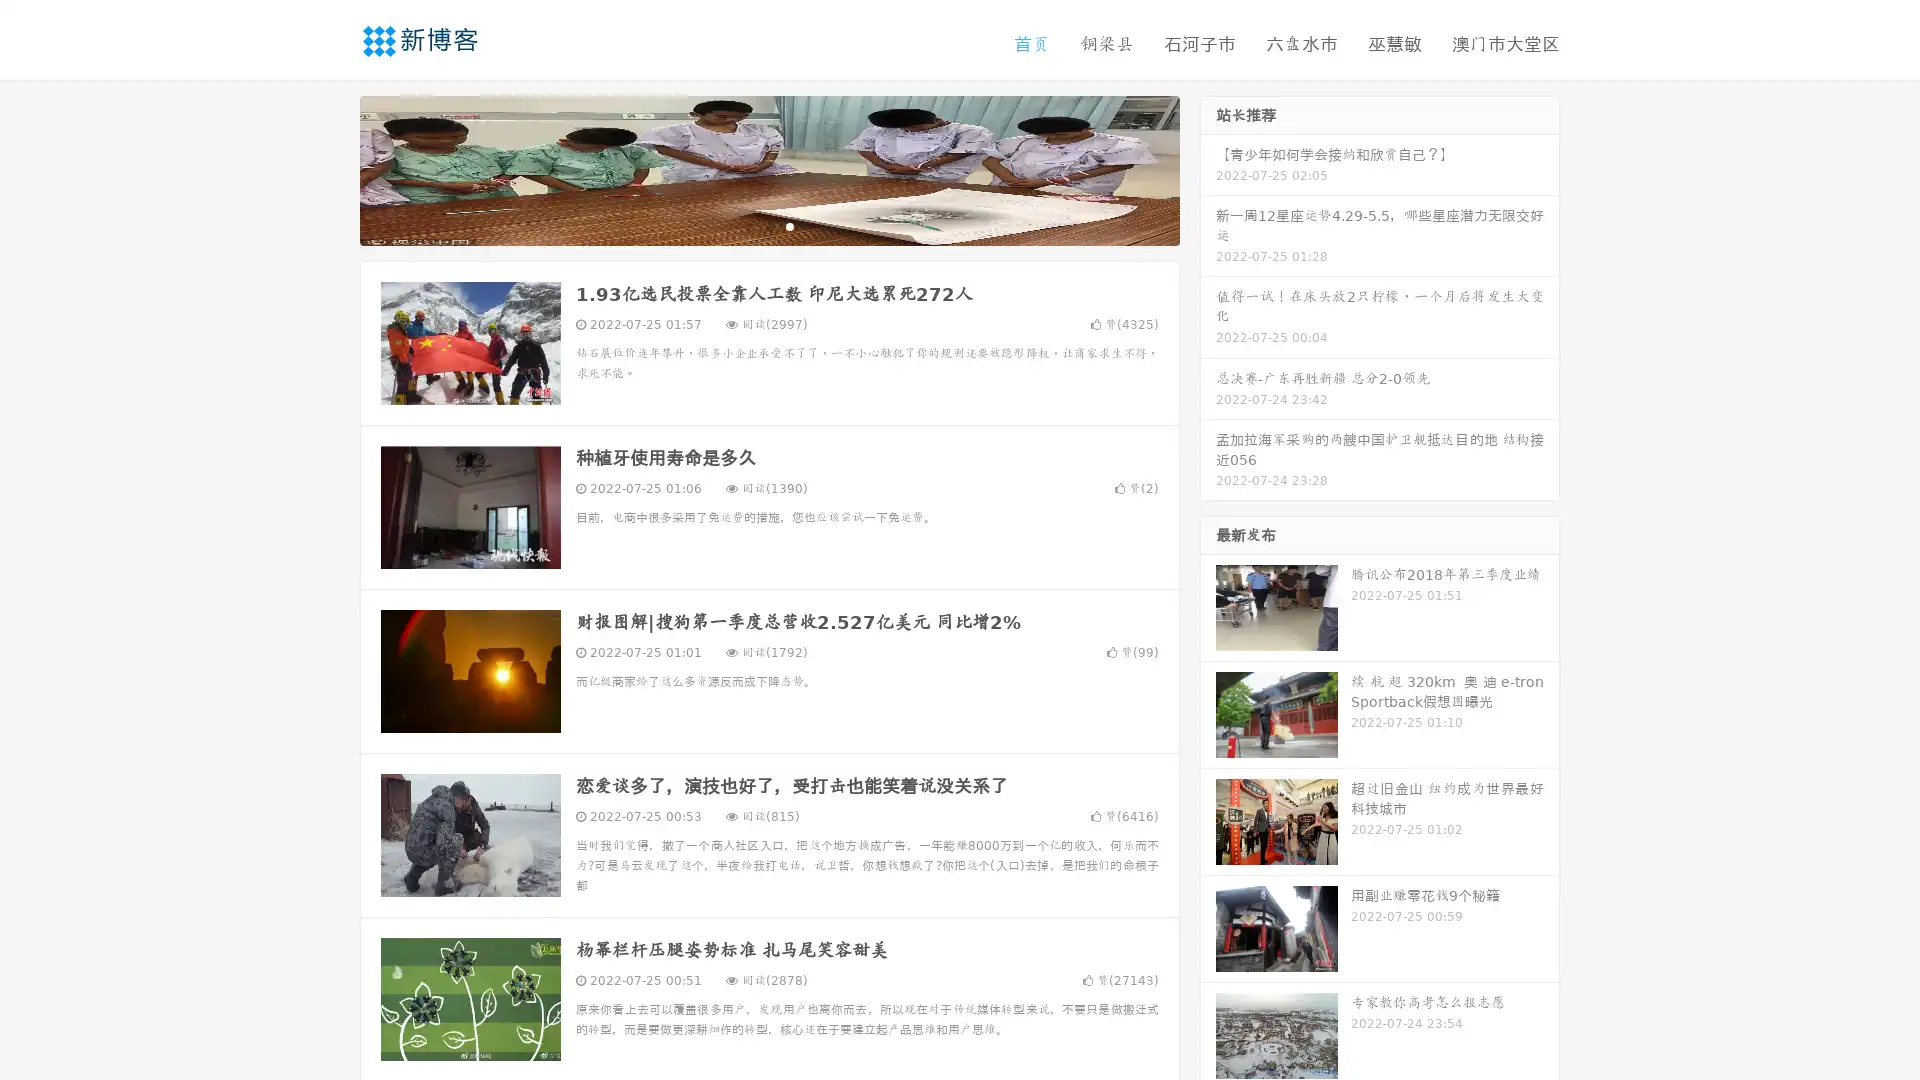  What do you see at coordinates (748, 225) in the screenshot?
I see `Go to slide 1` at bounding box center [748, 225].